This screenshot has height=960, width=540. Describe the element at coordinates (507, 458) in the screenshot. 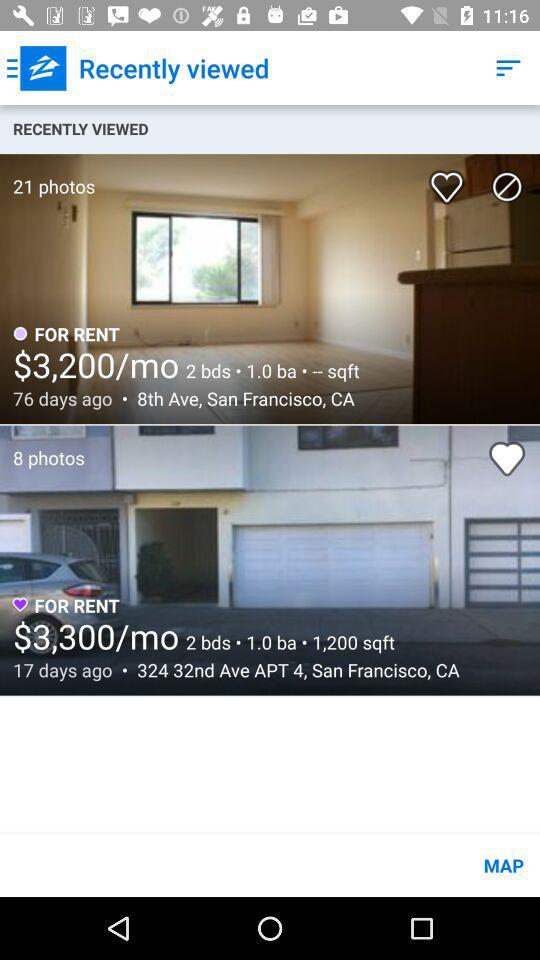

I see `icon to the right of 8 photos item` at that location.